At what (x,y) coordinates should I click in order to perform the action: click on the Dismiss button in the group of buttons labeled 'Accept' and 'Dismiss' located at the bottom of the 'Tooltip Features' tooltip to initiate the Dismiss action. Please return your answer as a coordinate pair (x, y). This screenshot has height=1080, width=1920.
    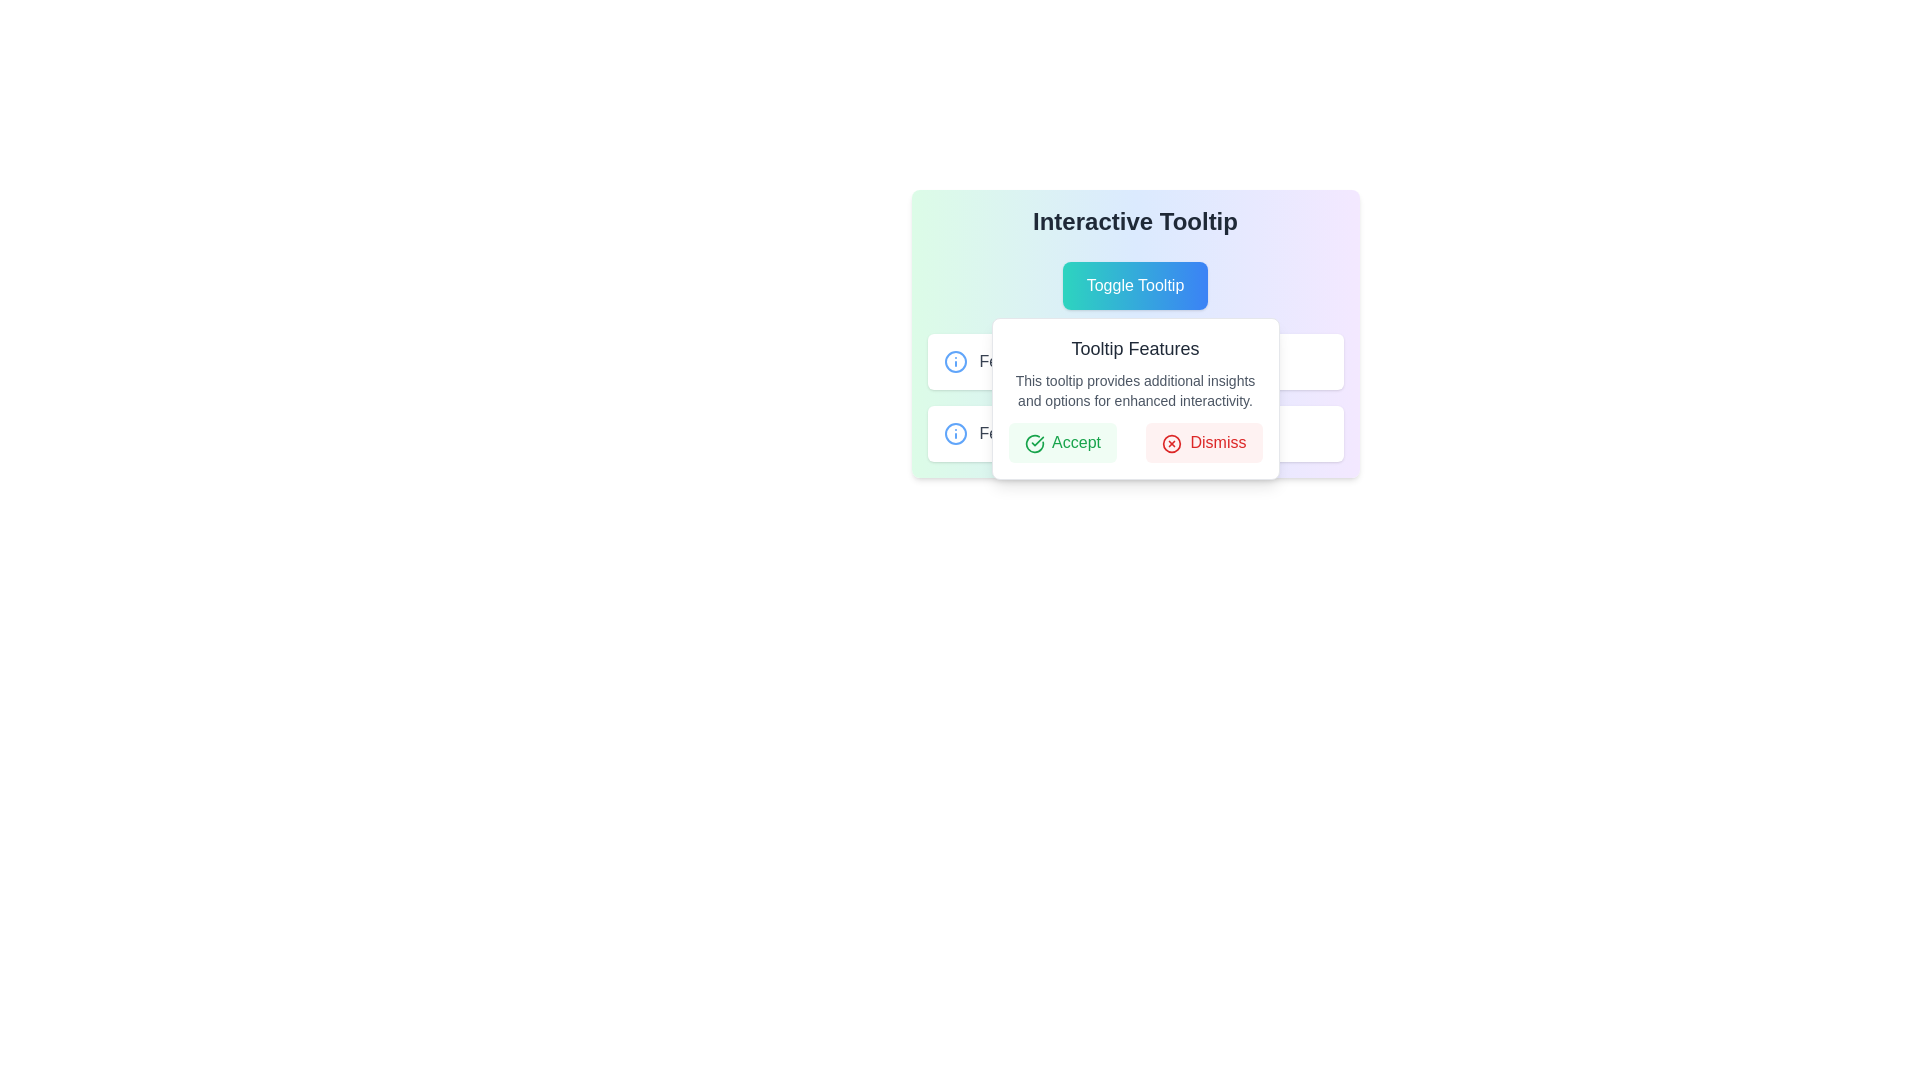
    Looking at the image, I should click on (1135, 442).